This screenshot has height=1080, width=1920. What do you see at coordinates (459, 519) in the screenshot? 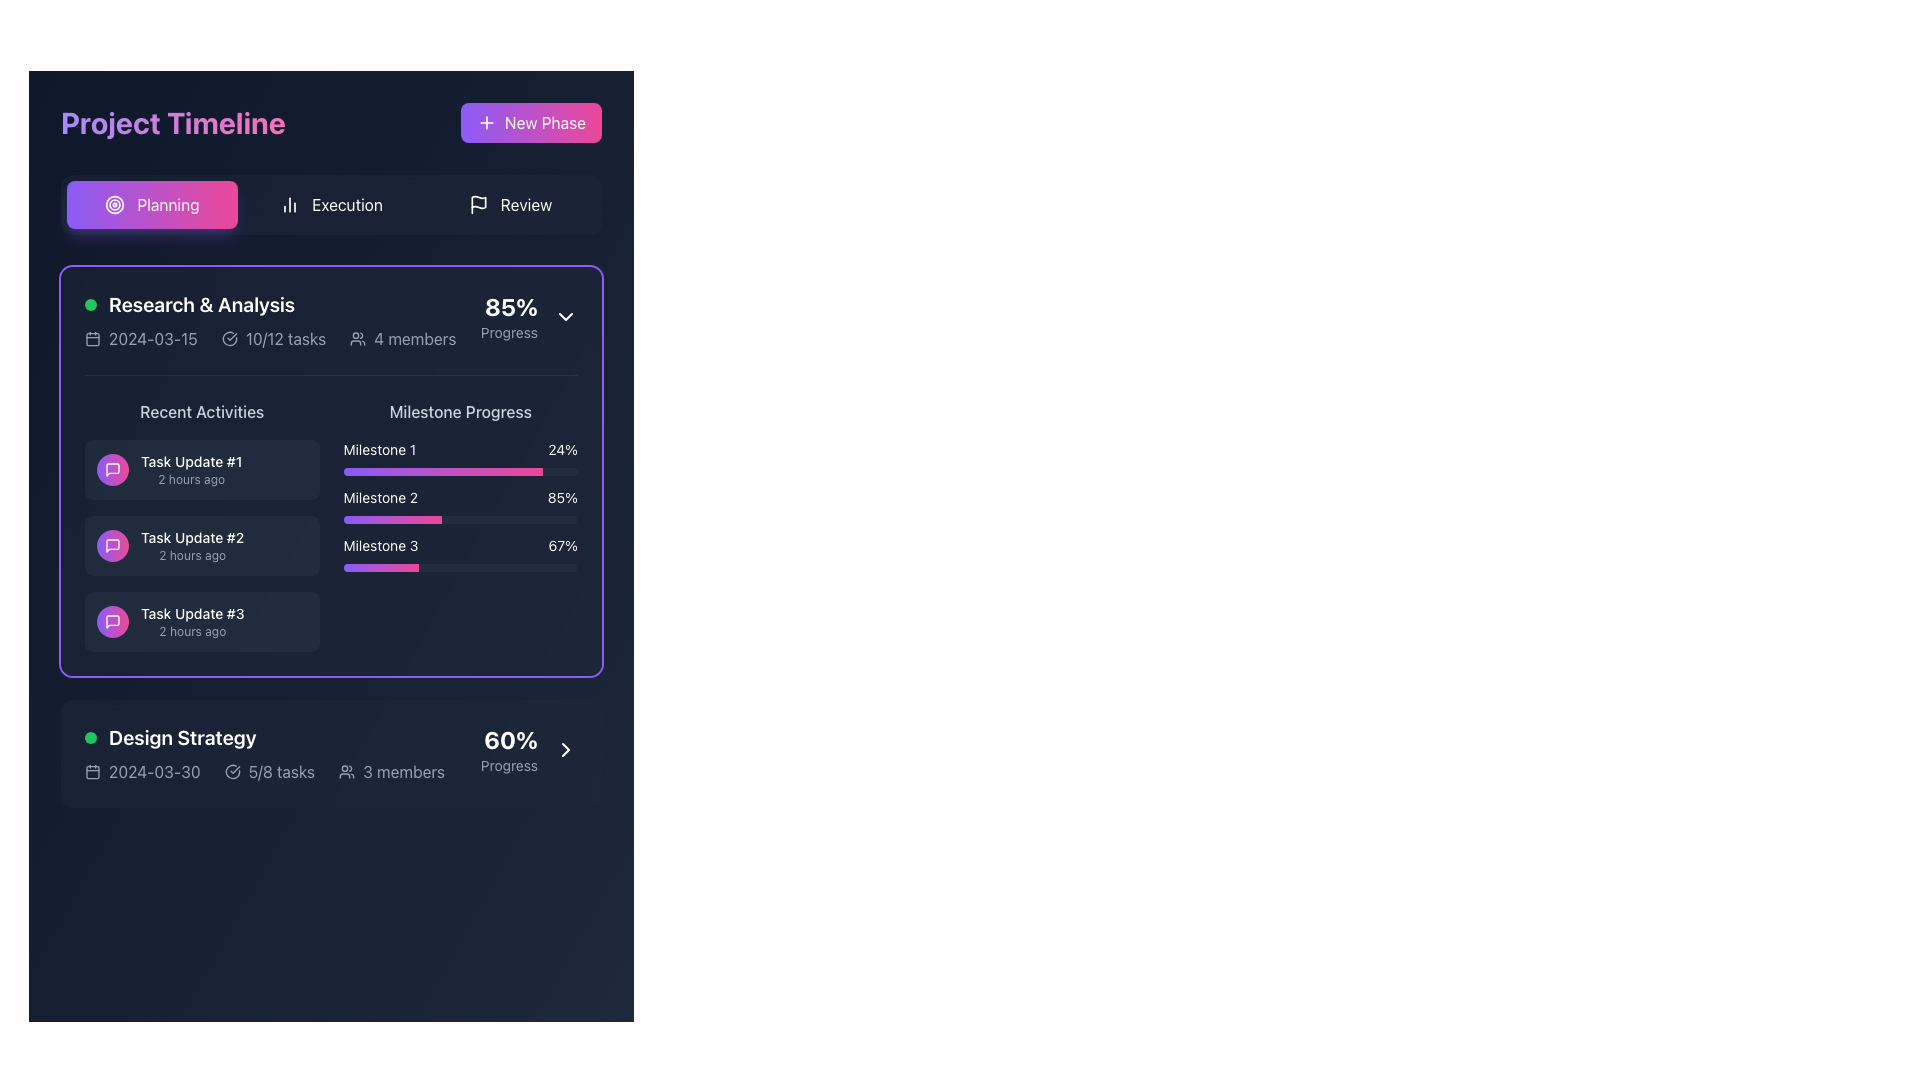
I see `the second progress bar in the 'Milestone Progress' section of the 'Research & Analysis' card, which is styled as a thin, rounded rectangle with a gradient from violet to pink indicating 42% progress` at bounding box center [459, 519].